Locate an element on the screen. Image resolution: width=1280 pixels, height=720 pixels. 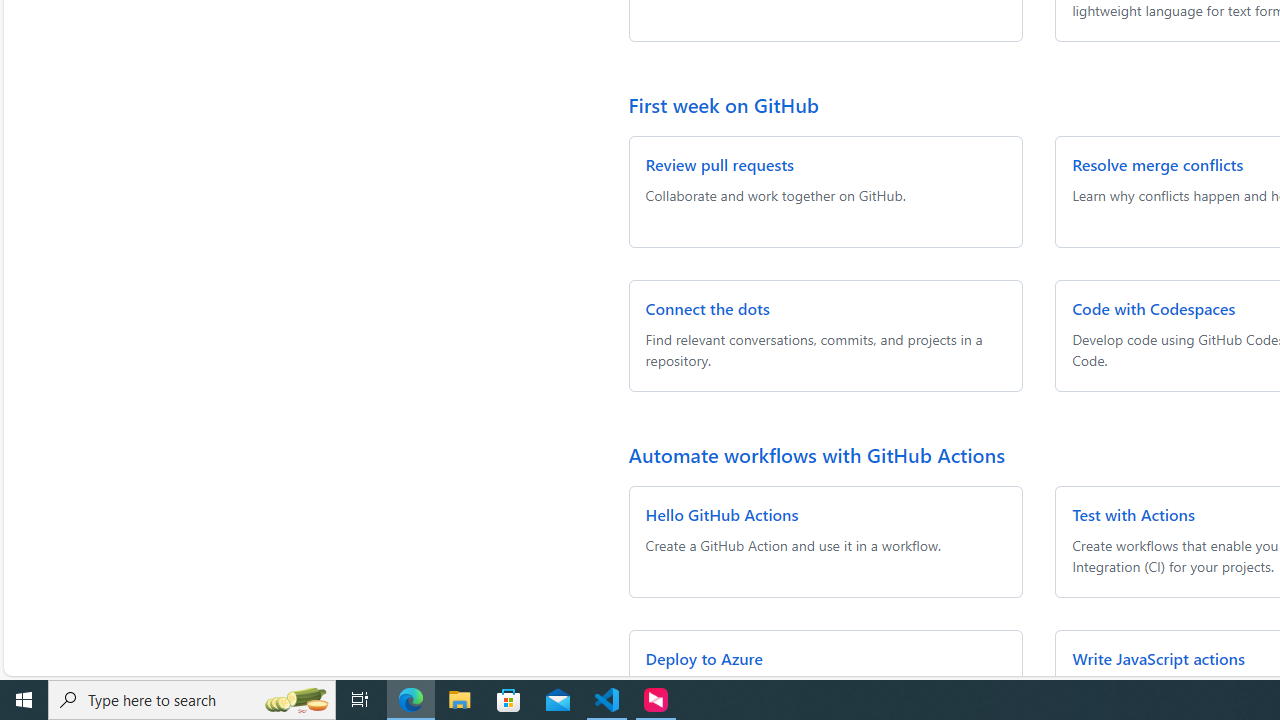
'Automate workflows with GitHub Actions' is located at coordinates (816, 454).